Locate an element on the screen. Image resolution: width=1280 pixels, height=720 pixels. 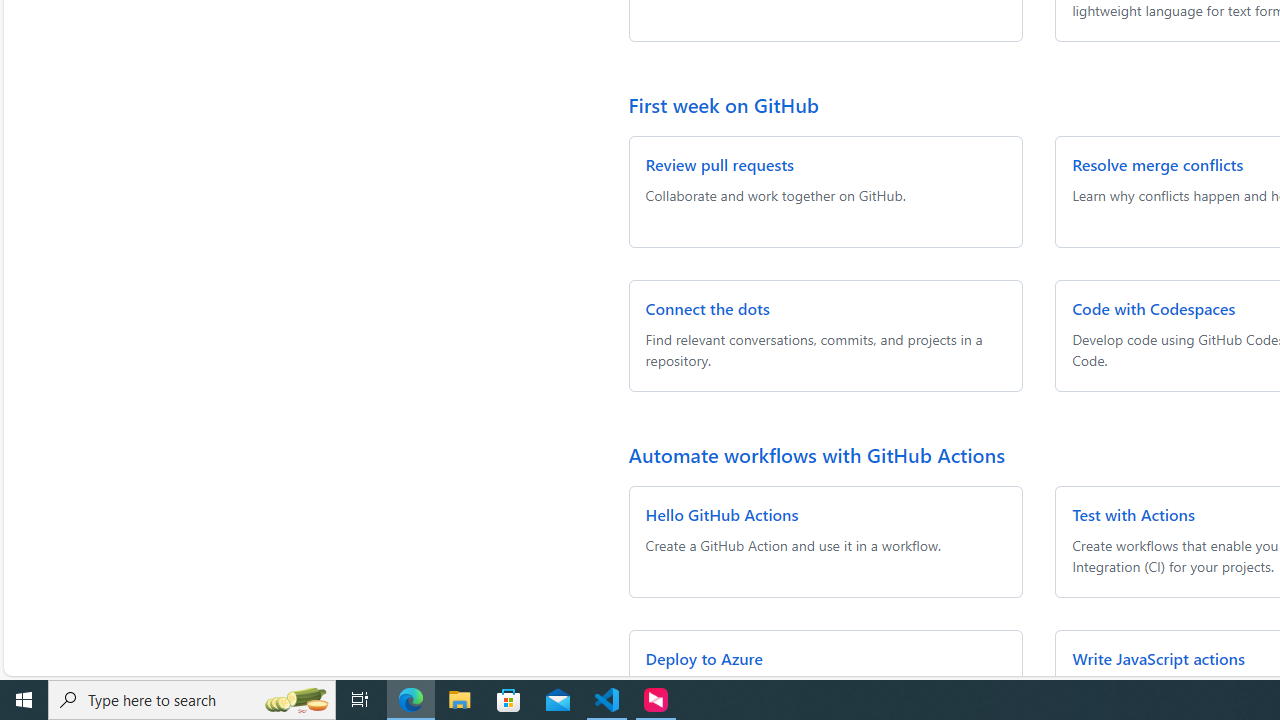
'Automate workflows with GitHub Actions' is located at coordinates (816, 454).